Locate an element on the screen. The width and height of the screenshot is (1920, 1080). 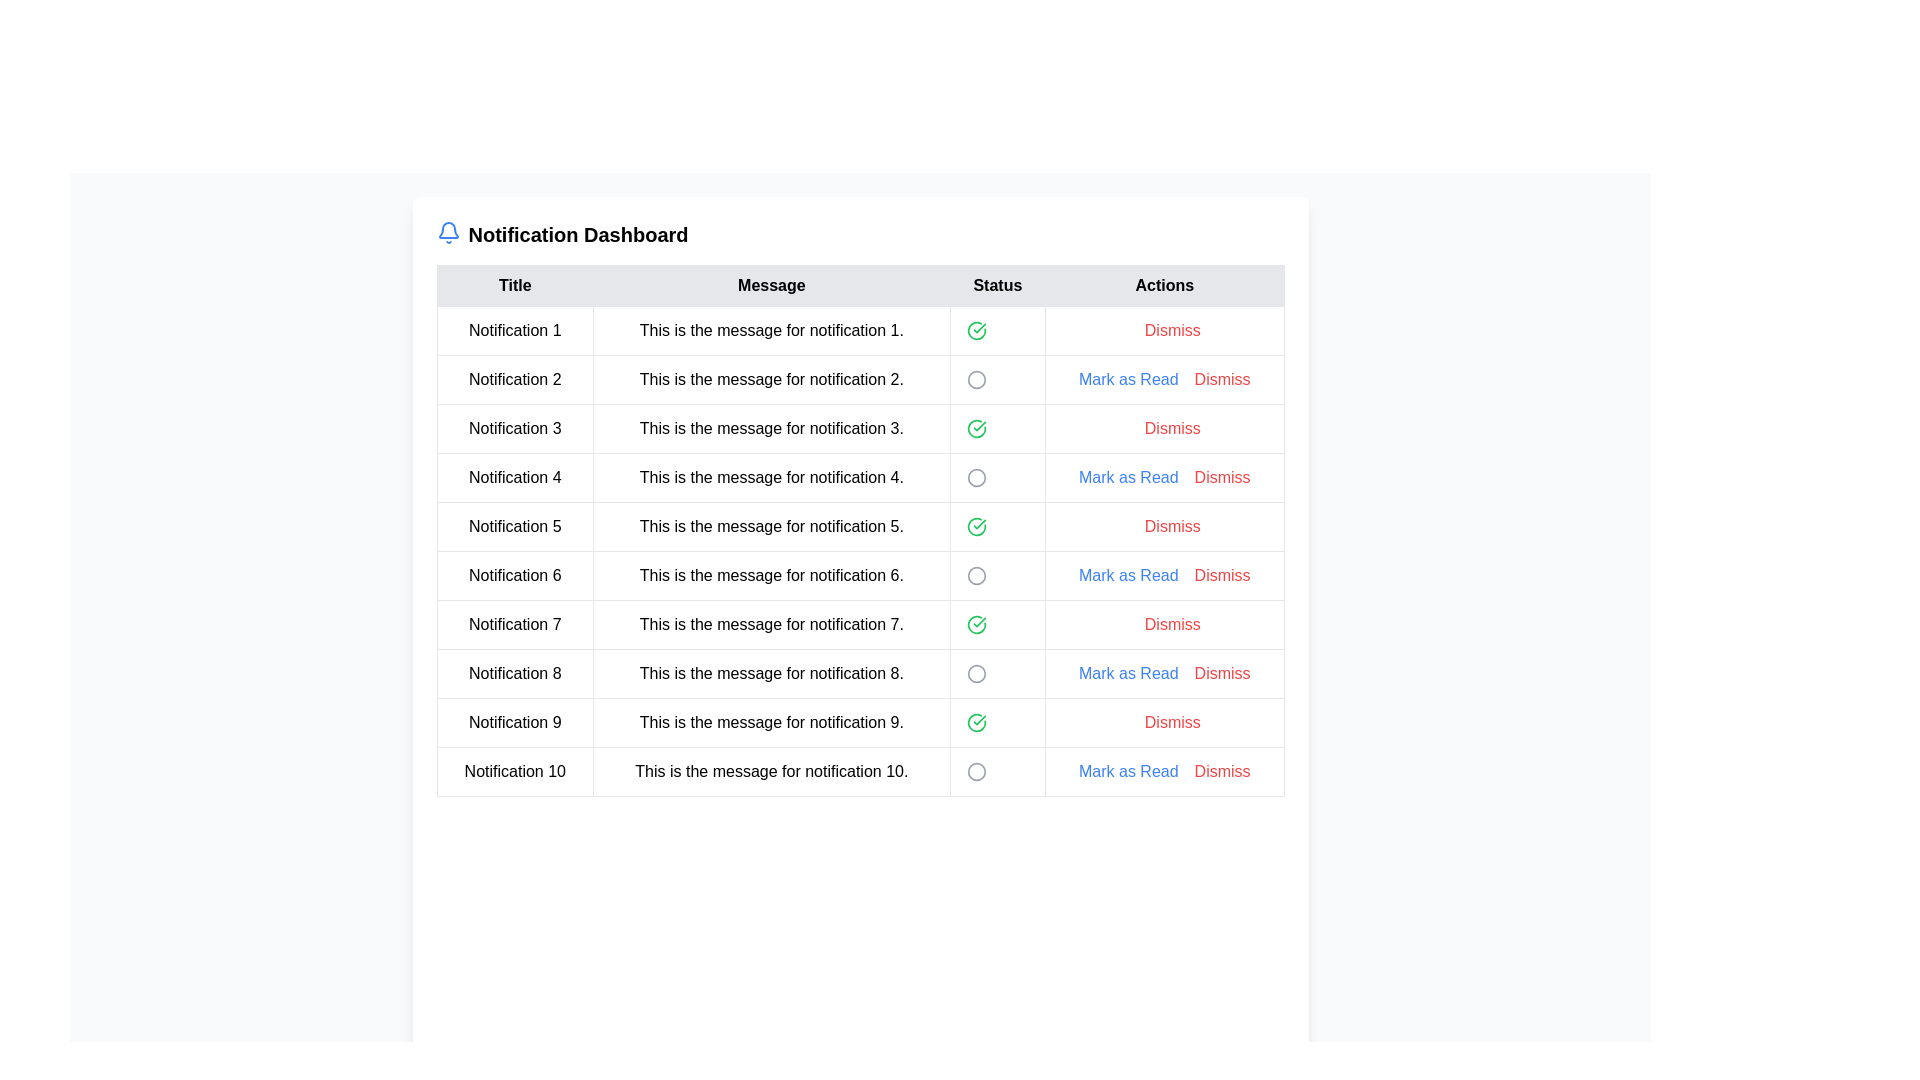
the button in the 'Actions' column of Notification 5 is located at coordinates (1164, 526).